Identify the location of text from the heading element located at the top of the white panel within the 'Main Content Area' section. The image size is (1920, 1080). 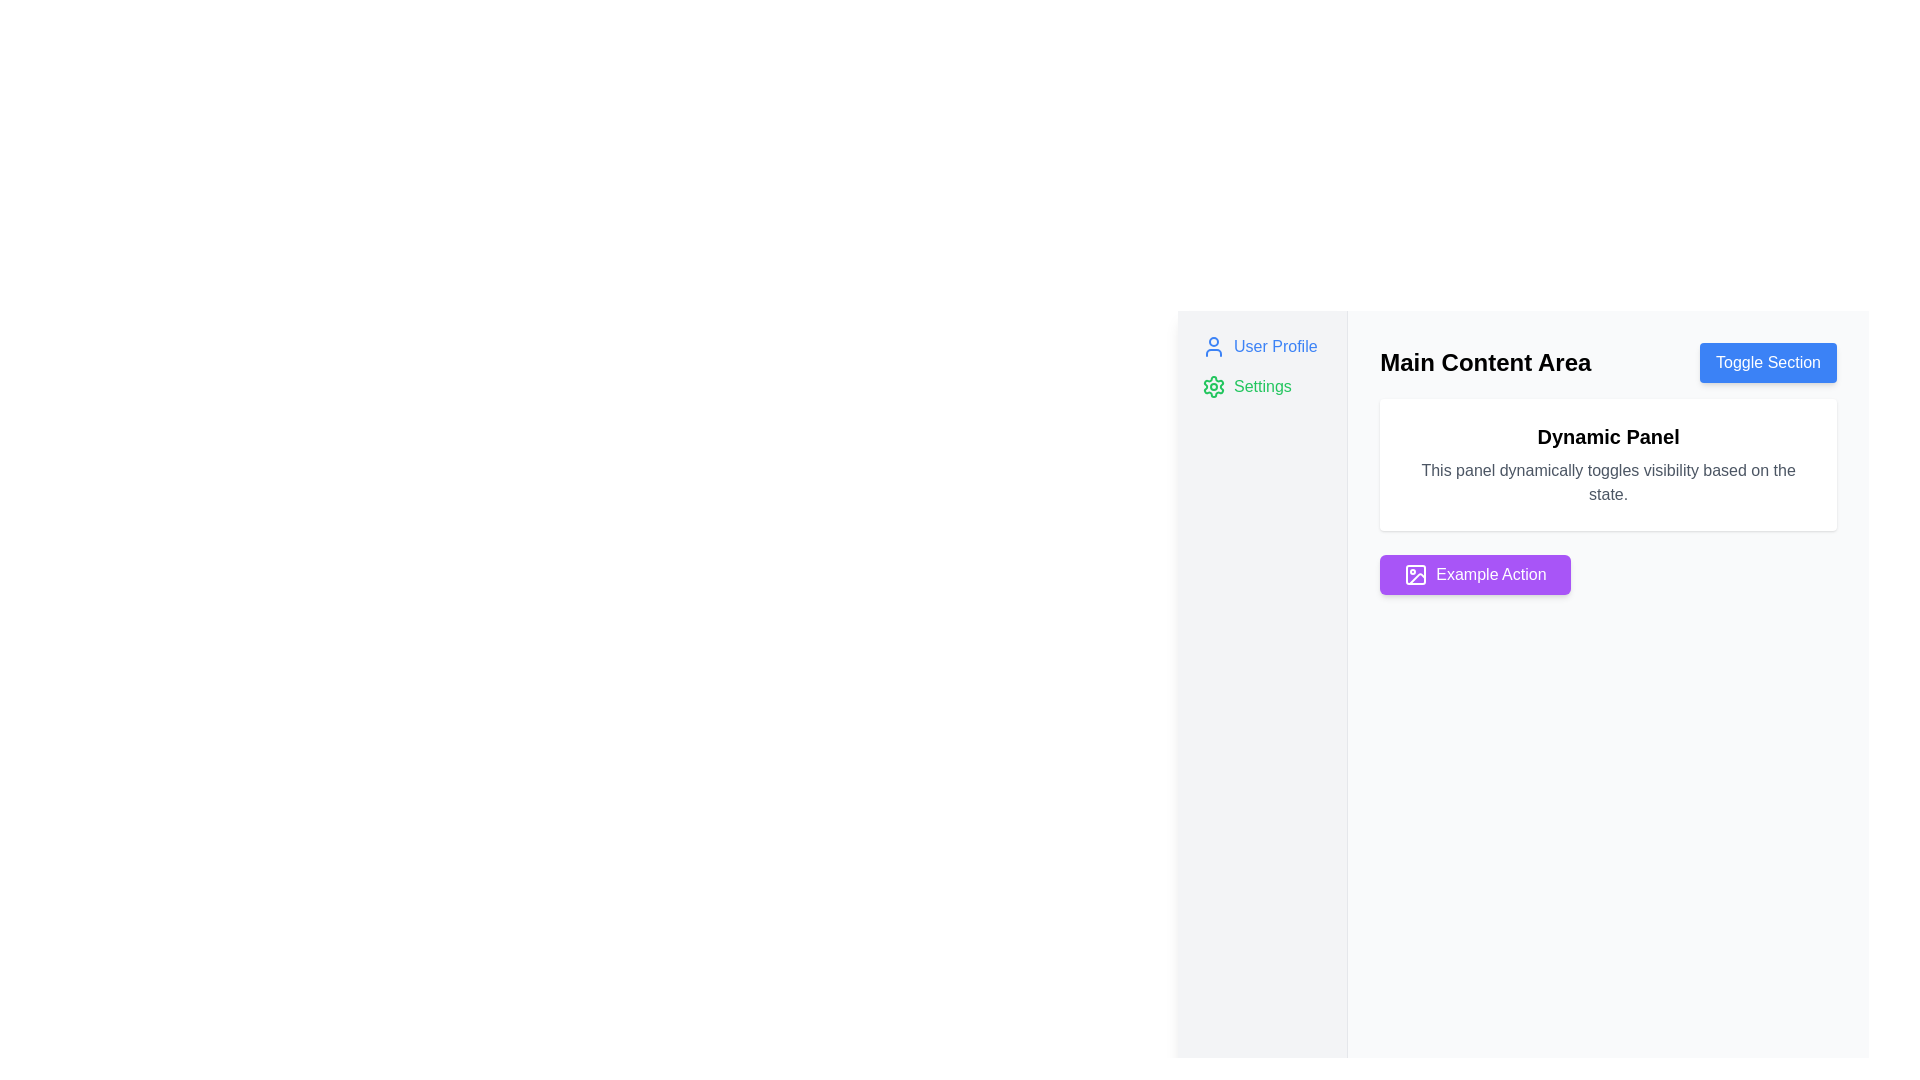
(1608, 435).